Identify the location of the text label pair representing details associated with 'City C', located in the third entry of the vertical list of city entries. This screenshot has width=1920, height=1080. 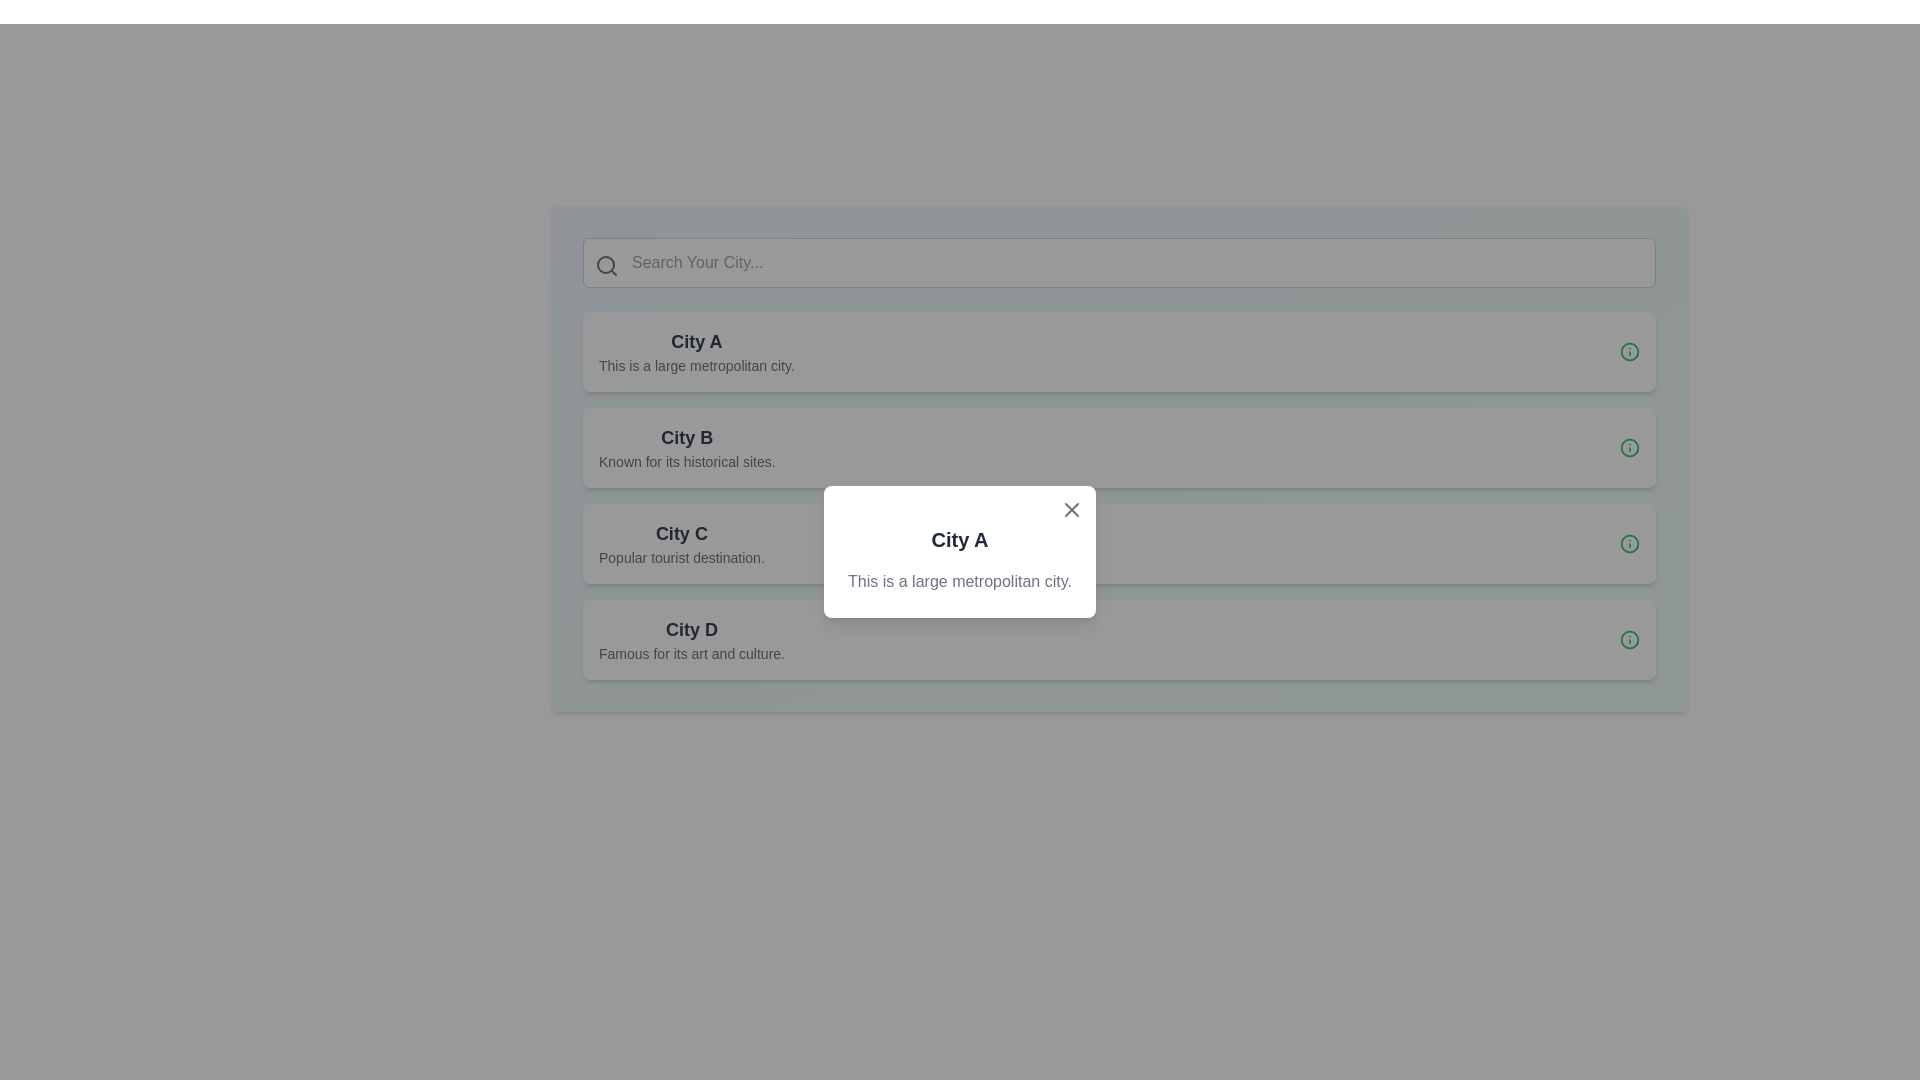
(681, 543).